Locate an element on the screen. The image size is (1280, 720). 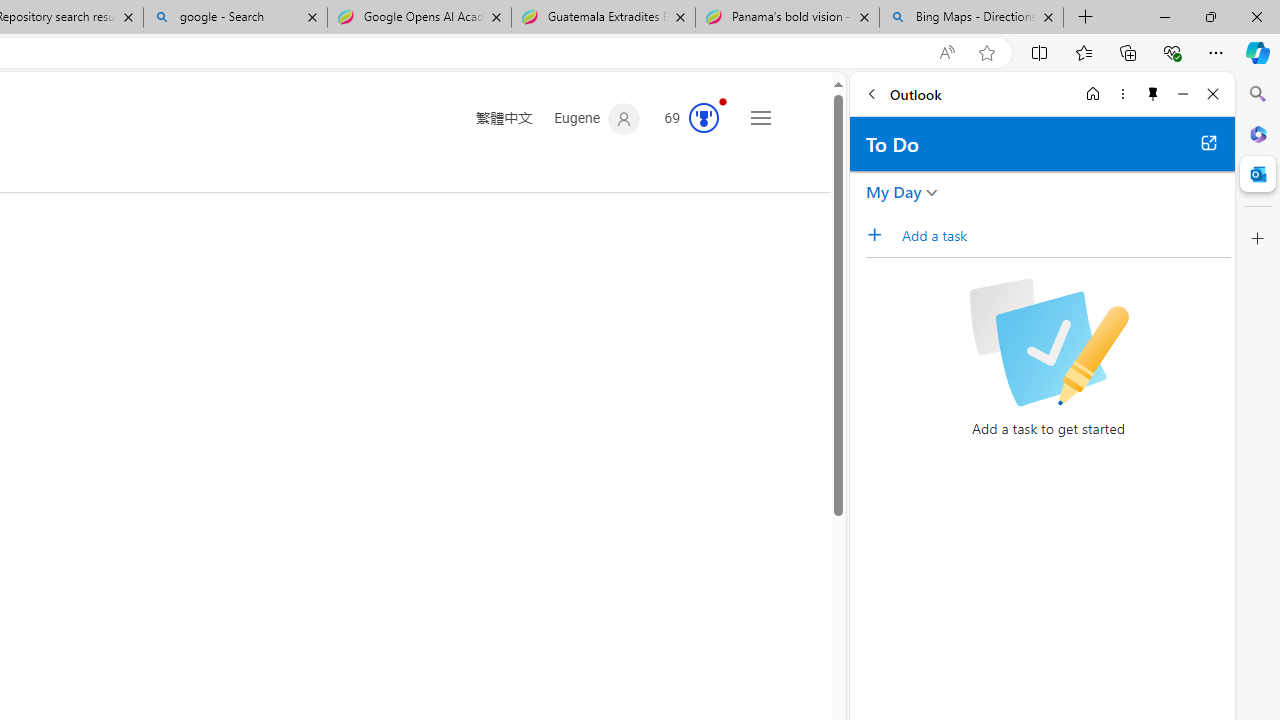
'Settings and more (Alt+F)' is located at coordinates (1215, 51).